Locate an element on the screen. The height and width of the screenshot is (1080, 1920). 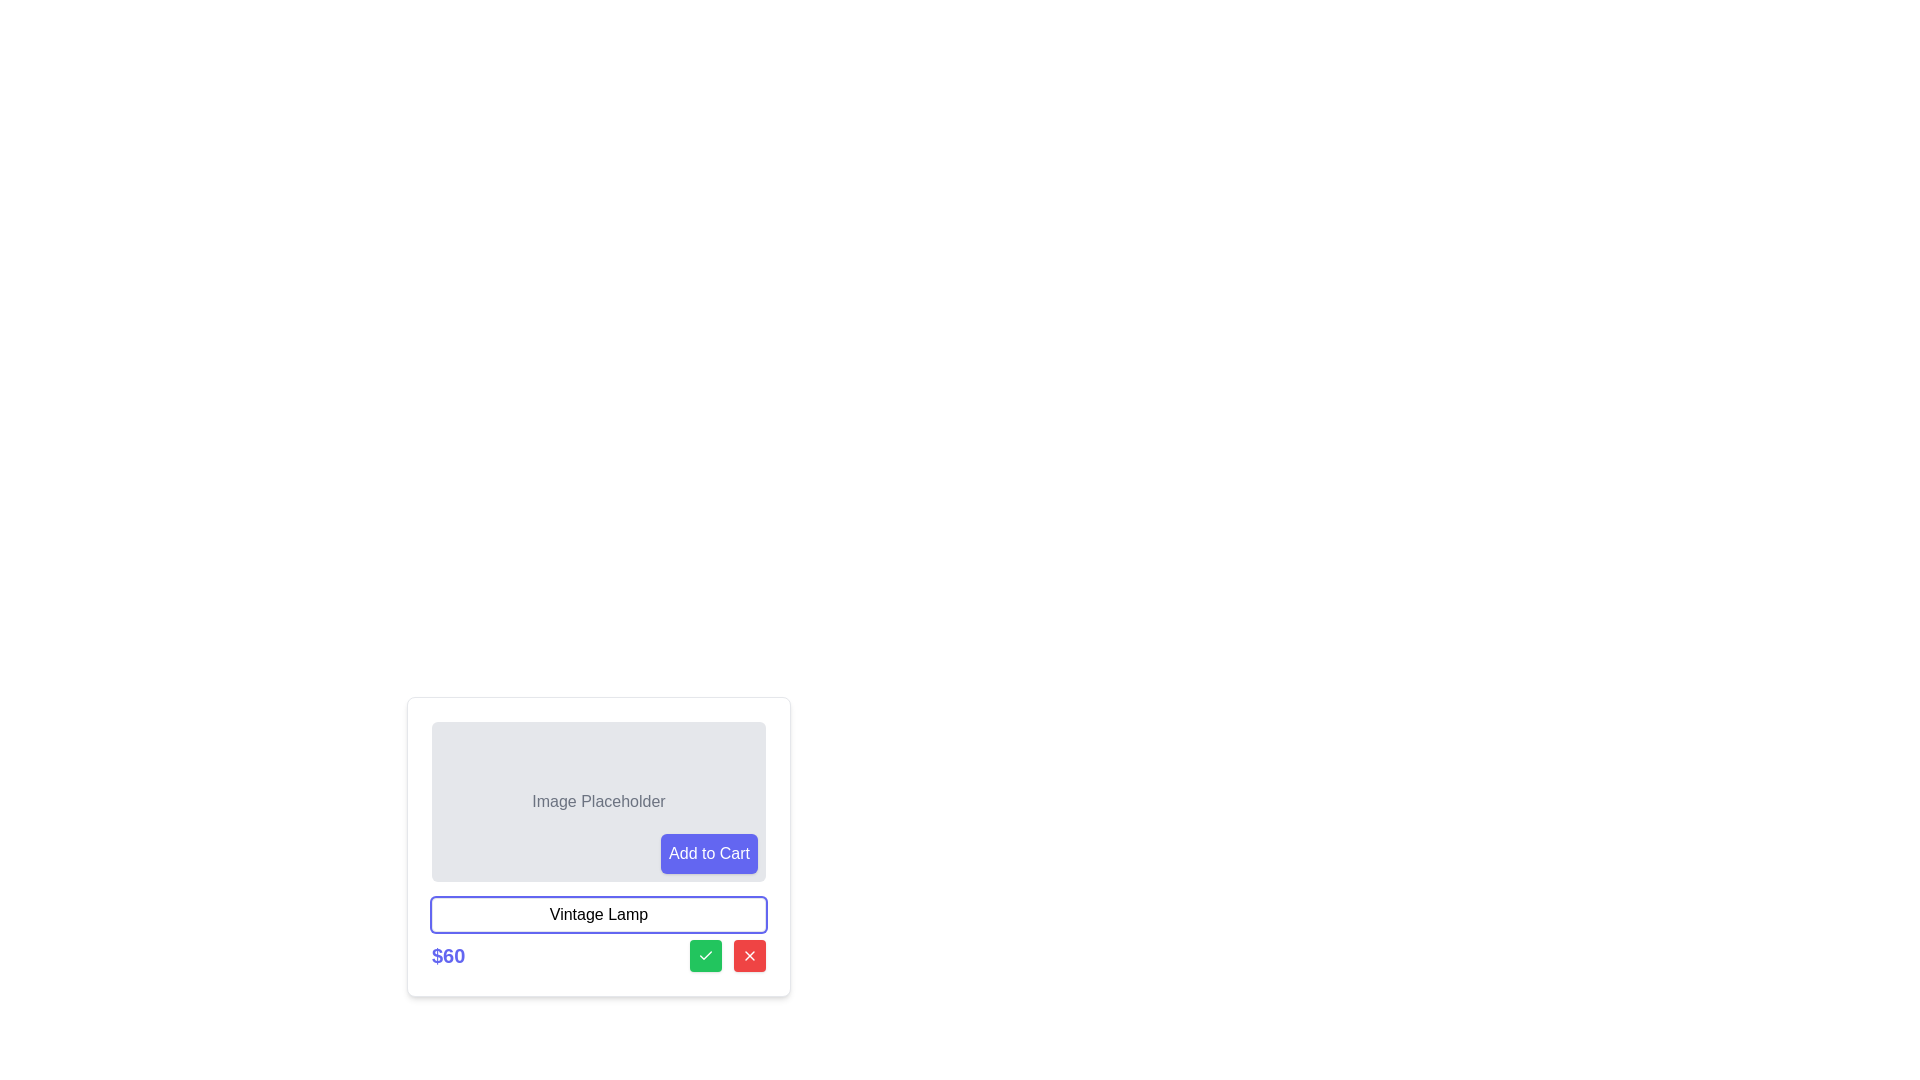
the 'Add to Cart' button, which is an indigo rectangular button with white text and rounded corners, to observe the style change is located at coordinates (709, 853).